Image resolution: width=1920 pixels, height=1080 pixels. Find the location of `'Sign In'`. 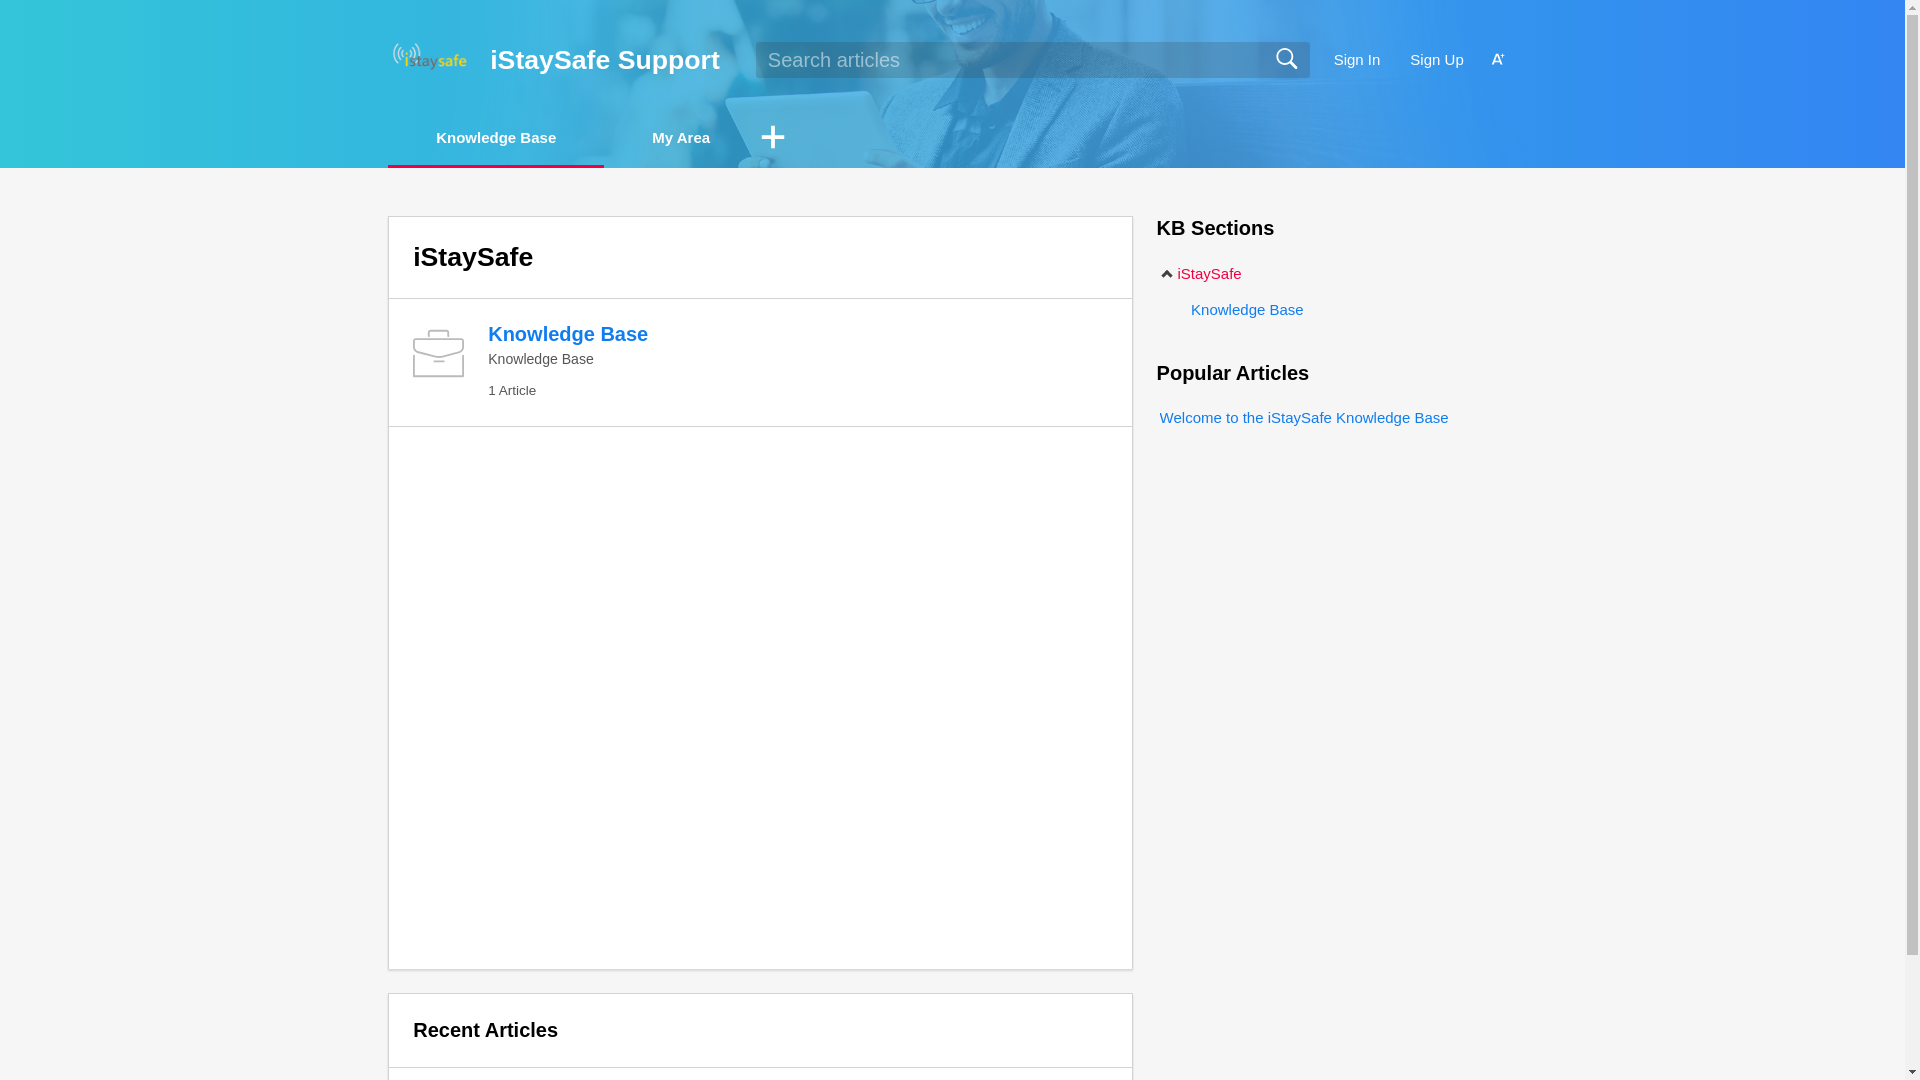

'Sign In' is located at coordinates (1334, 59).